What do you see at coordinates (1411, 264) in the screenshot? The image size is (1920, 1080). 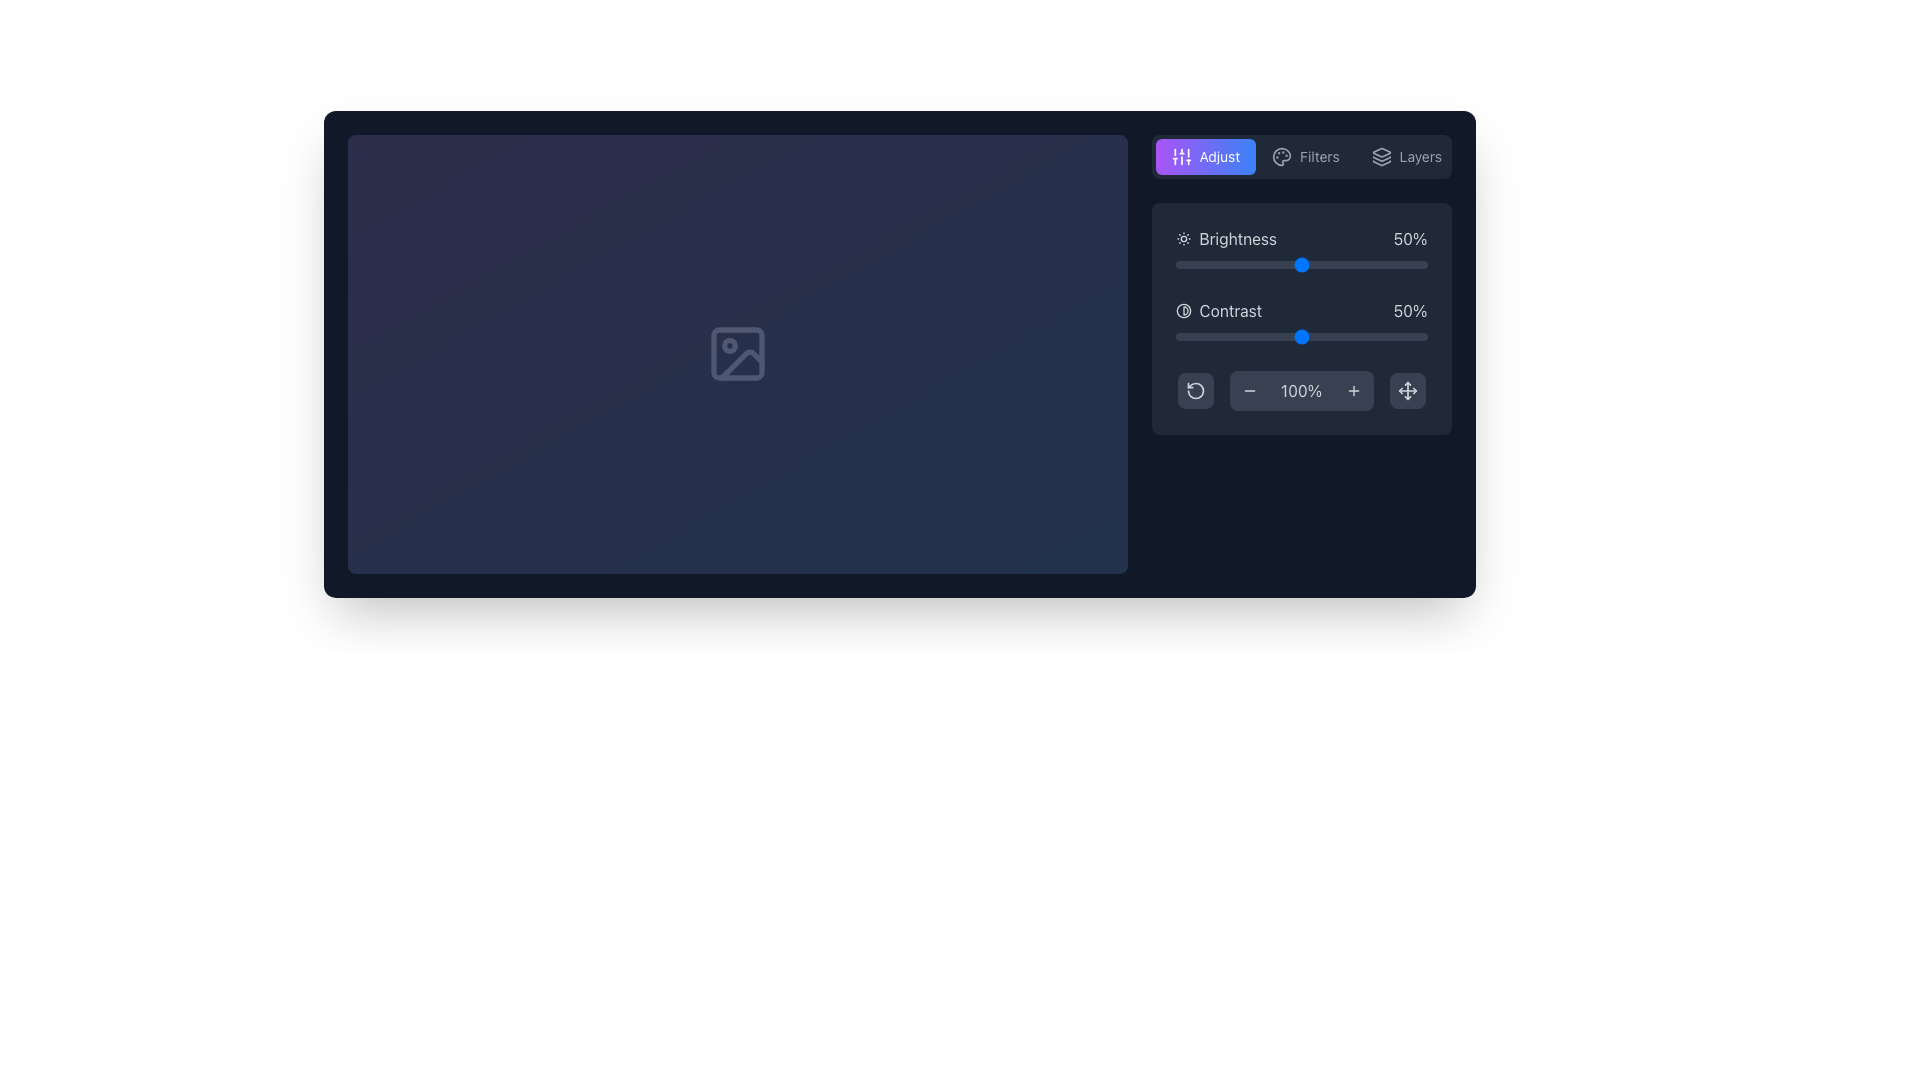 I see `the slider value` at bounding box center [1411, 264].